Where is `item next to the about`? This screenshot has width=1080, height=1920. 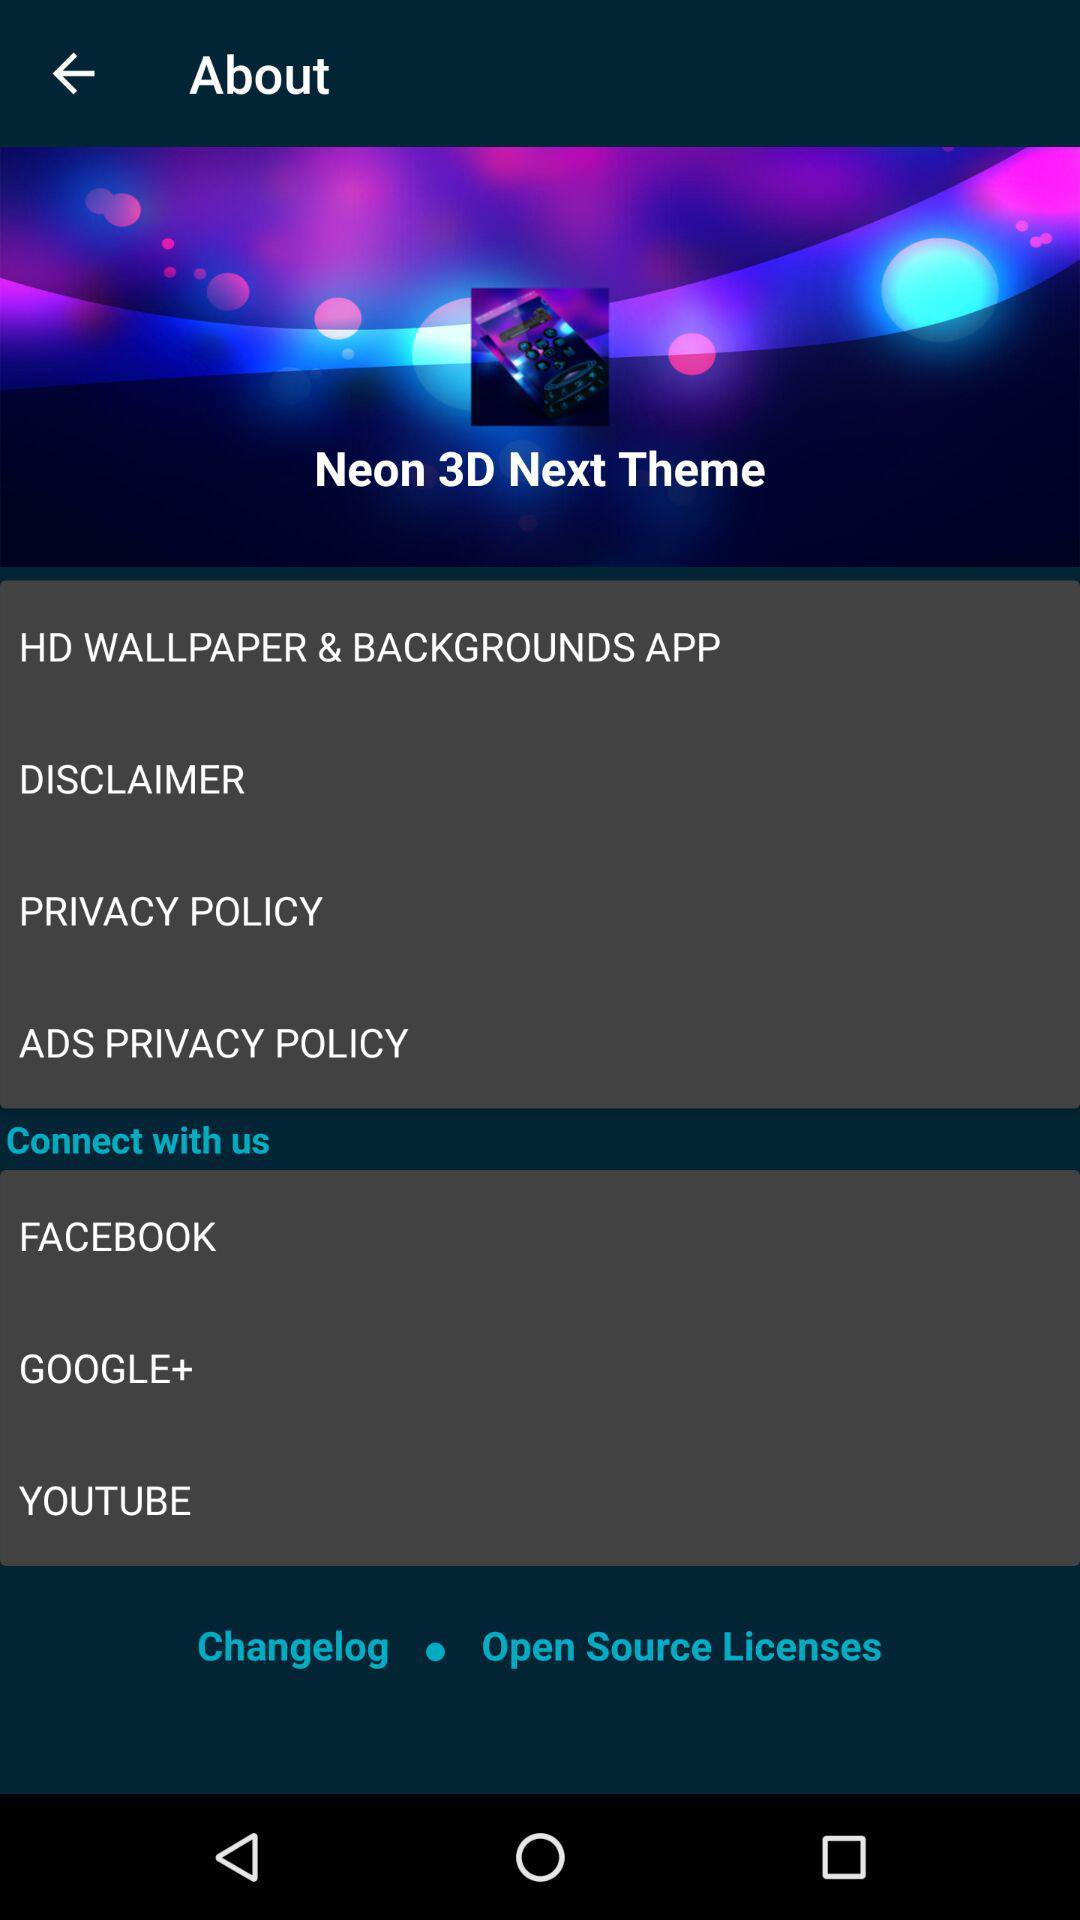 item next to the about is located at coordinates (72, 73).